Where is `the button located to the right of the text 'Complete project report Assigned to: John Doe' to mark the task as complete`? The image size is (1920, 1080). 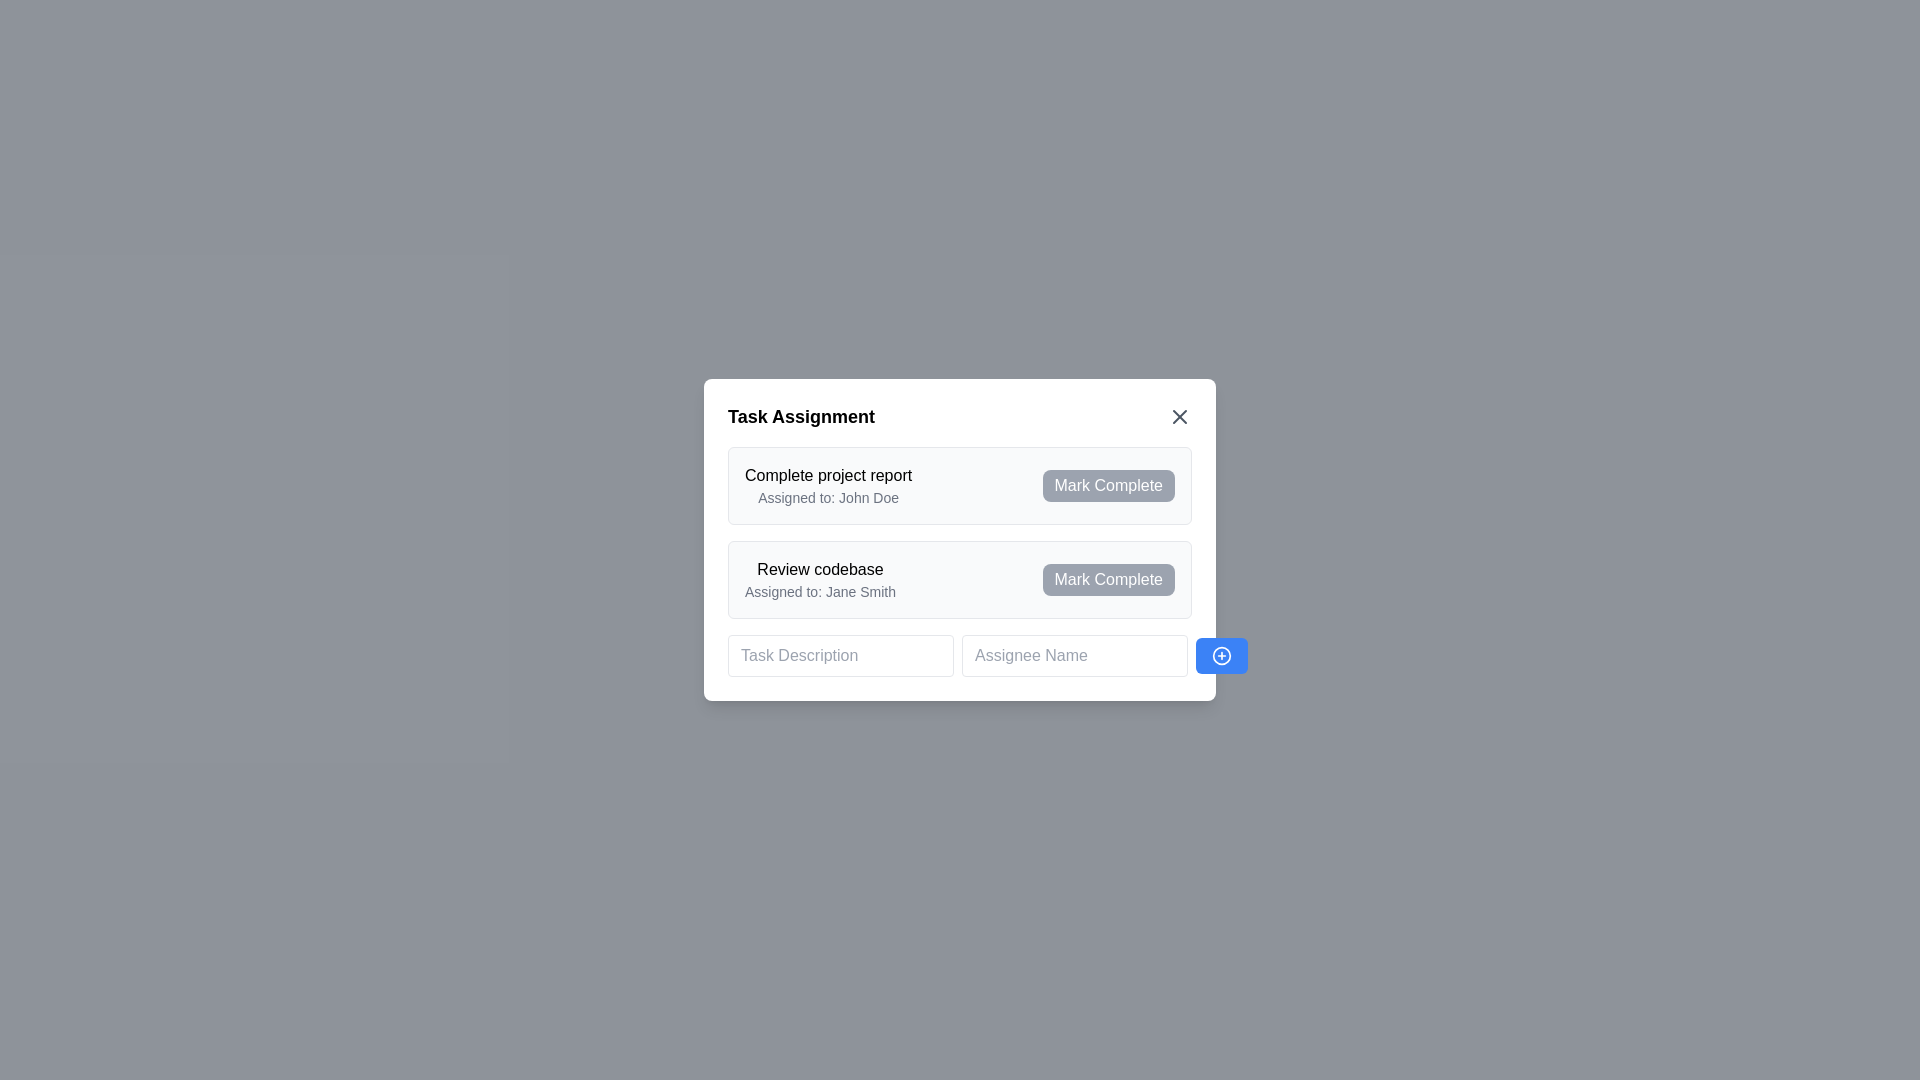
the button located to the right of the text 'Complete project report Assigned to: John Doe' to mark the task as complete is located at coordinates (1107, 486).